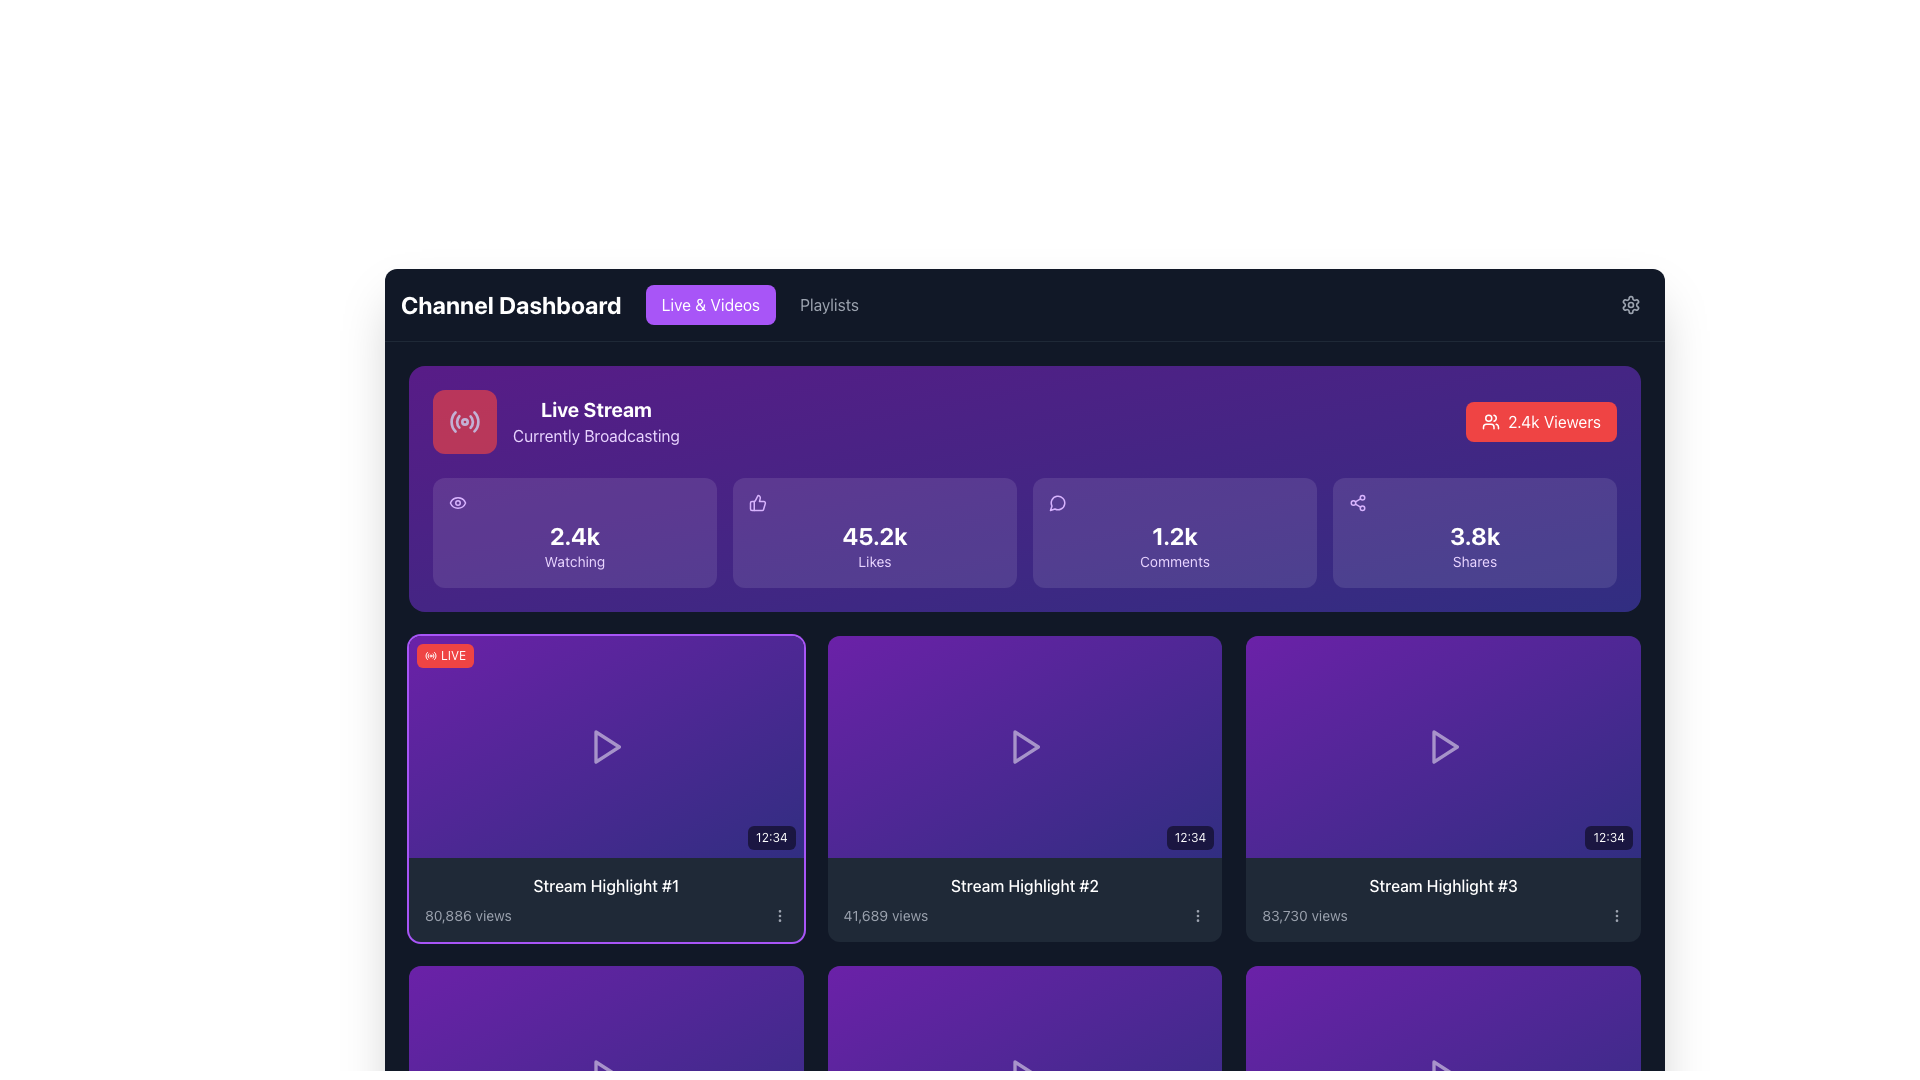 The height and width of the screenshot is (1080, 1920). Describe the element at coordinates (464, 420) in the screenshot. I see `the Icon Button (Non-Interactive) that indicates the live streaming feature, located at the top-left side of the purple-colored section labeled 'Live Stream - Currently Broadcasting'` at that location.